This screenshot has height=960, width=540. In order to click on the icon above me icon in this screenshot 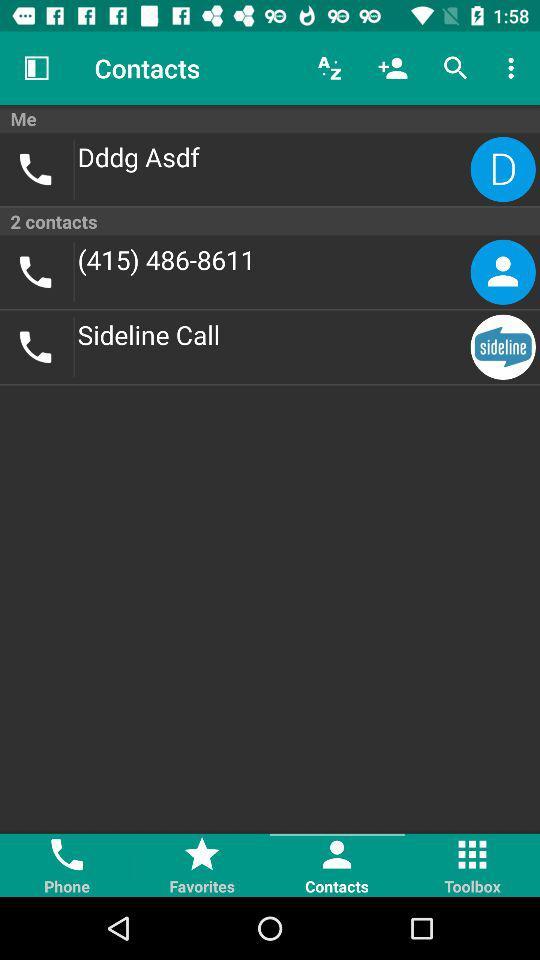, I will do `click(393, 68)`.